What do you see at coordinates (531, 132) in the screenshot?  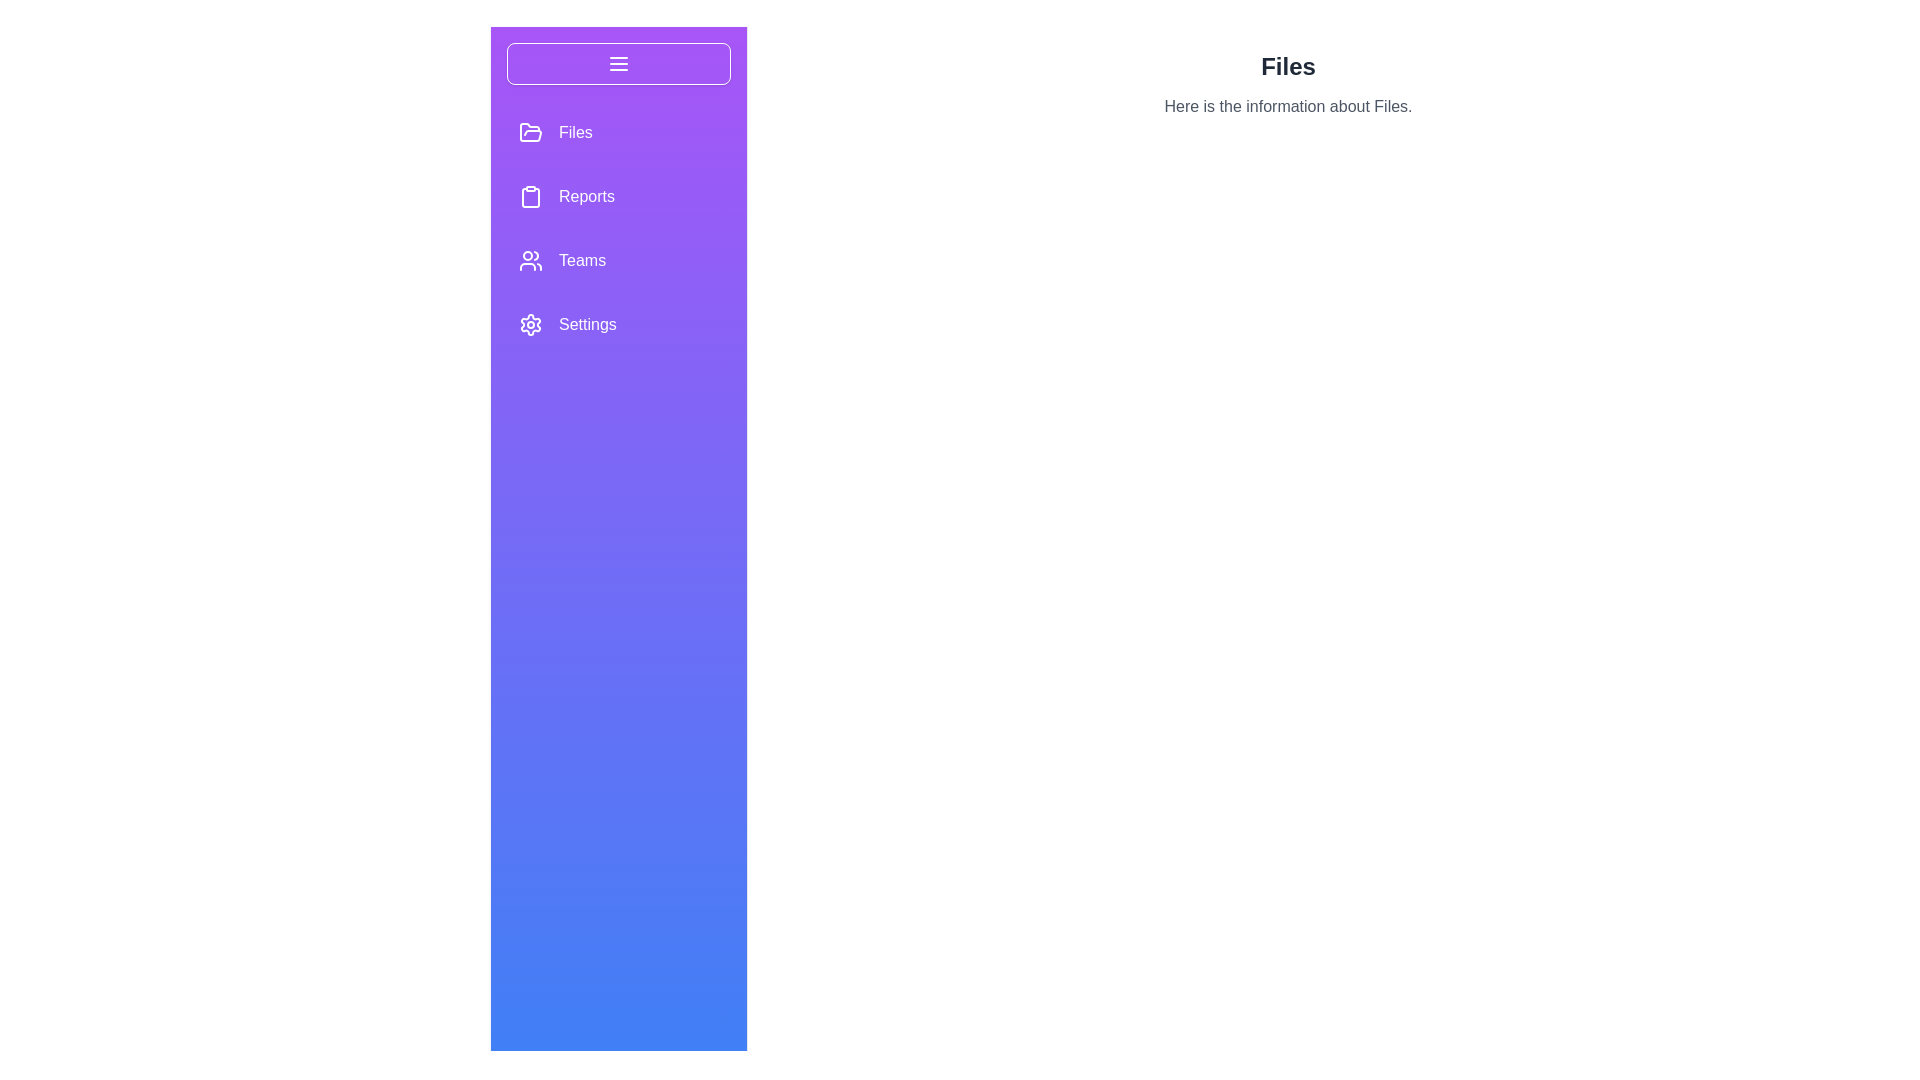 I see `the menu option Files to select it` at bounding box center [531, 132].